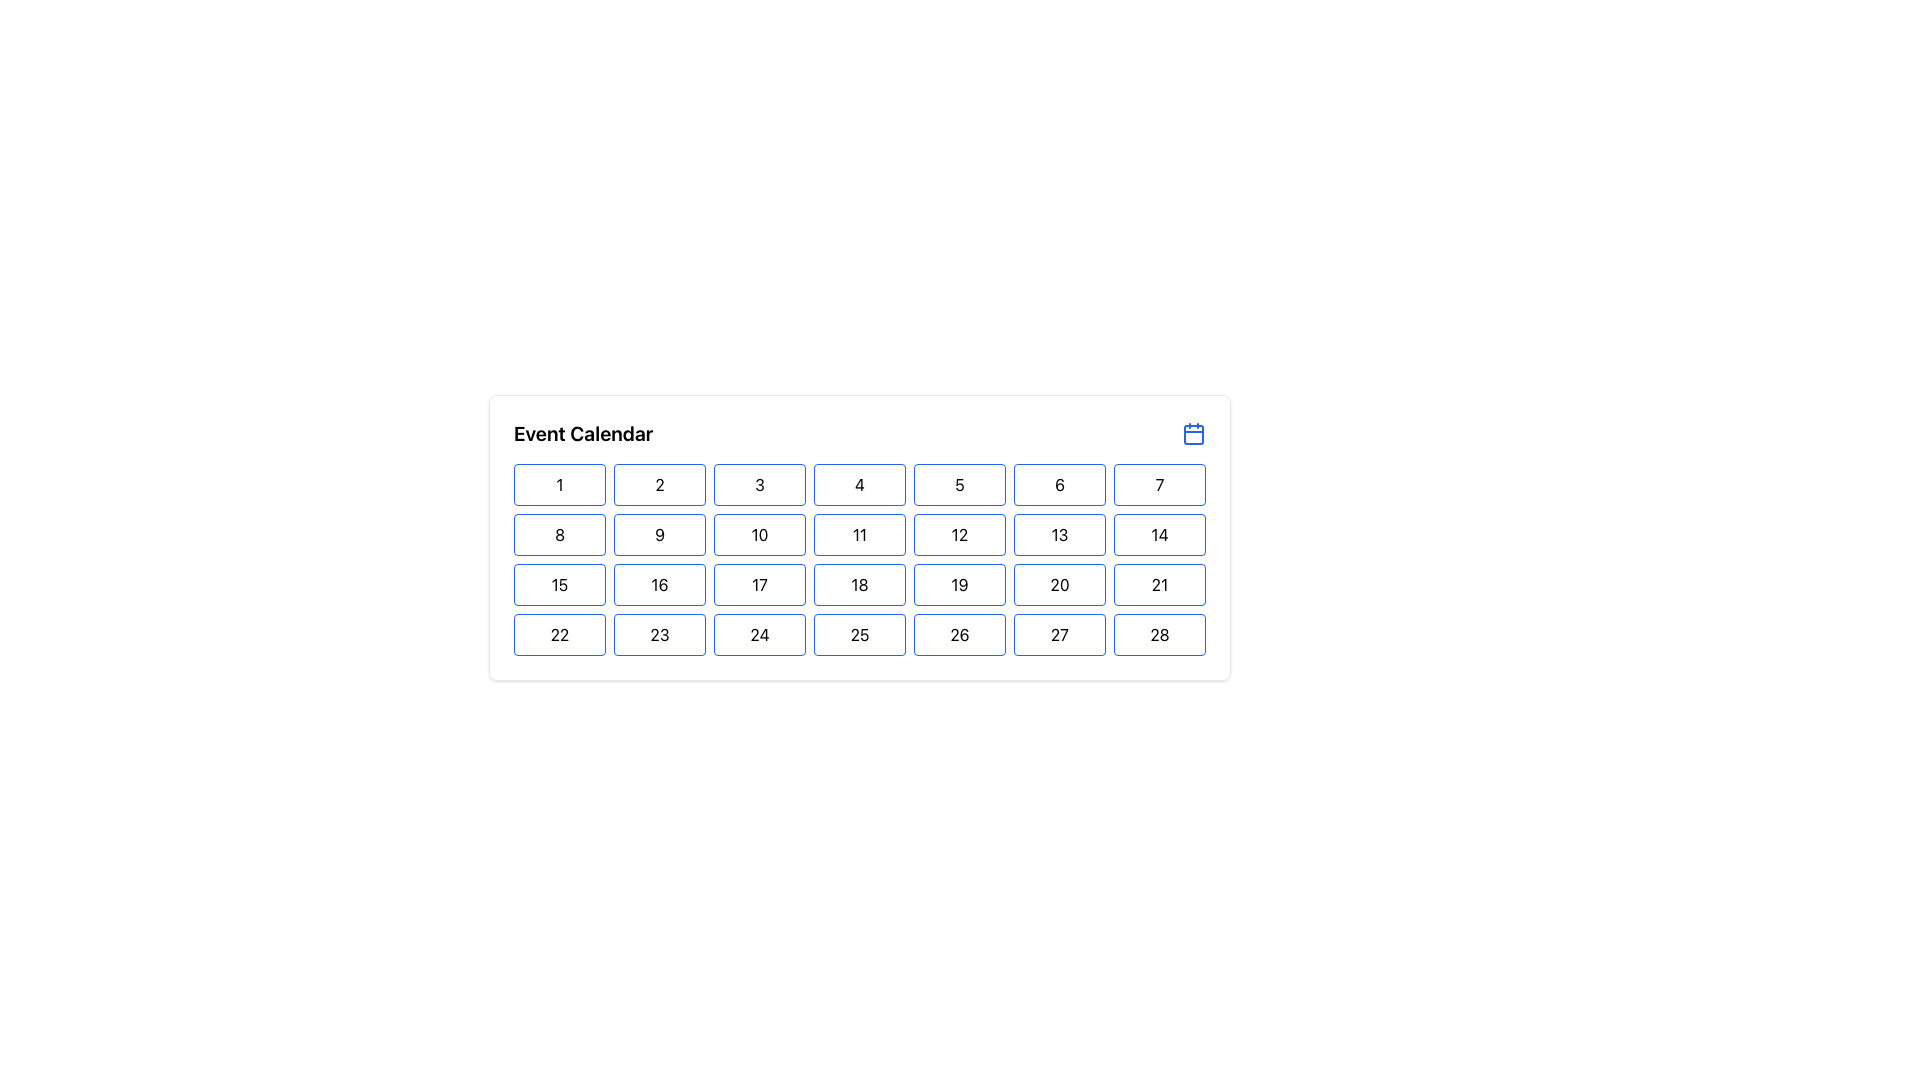  Describe the element at coordinates (1194, 434) in the screenshot. I see `the decorative graphical component of the calendar icon, which is a rectangle located at the top-right corner of the outlined event calendar interface` at that location.